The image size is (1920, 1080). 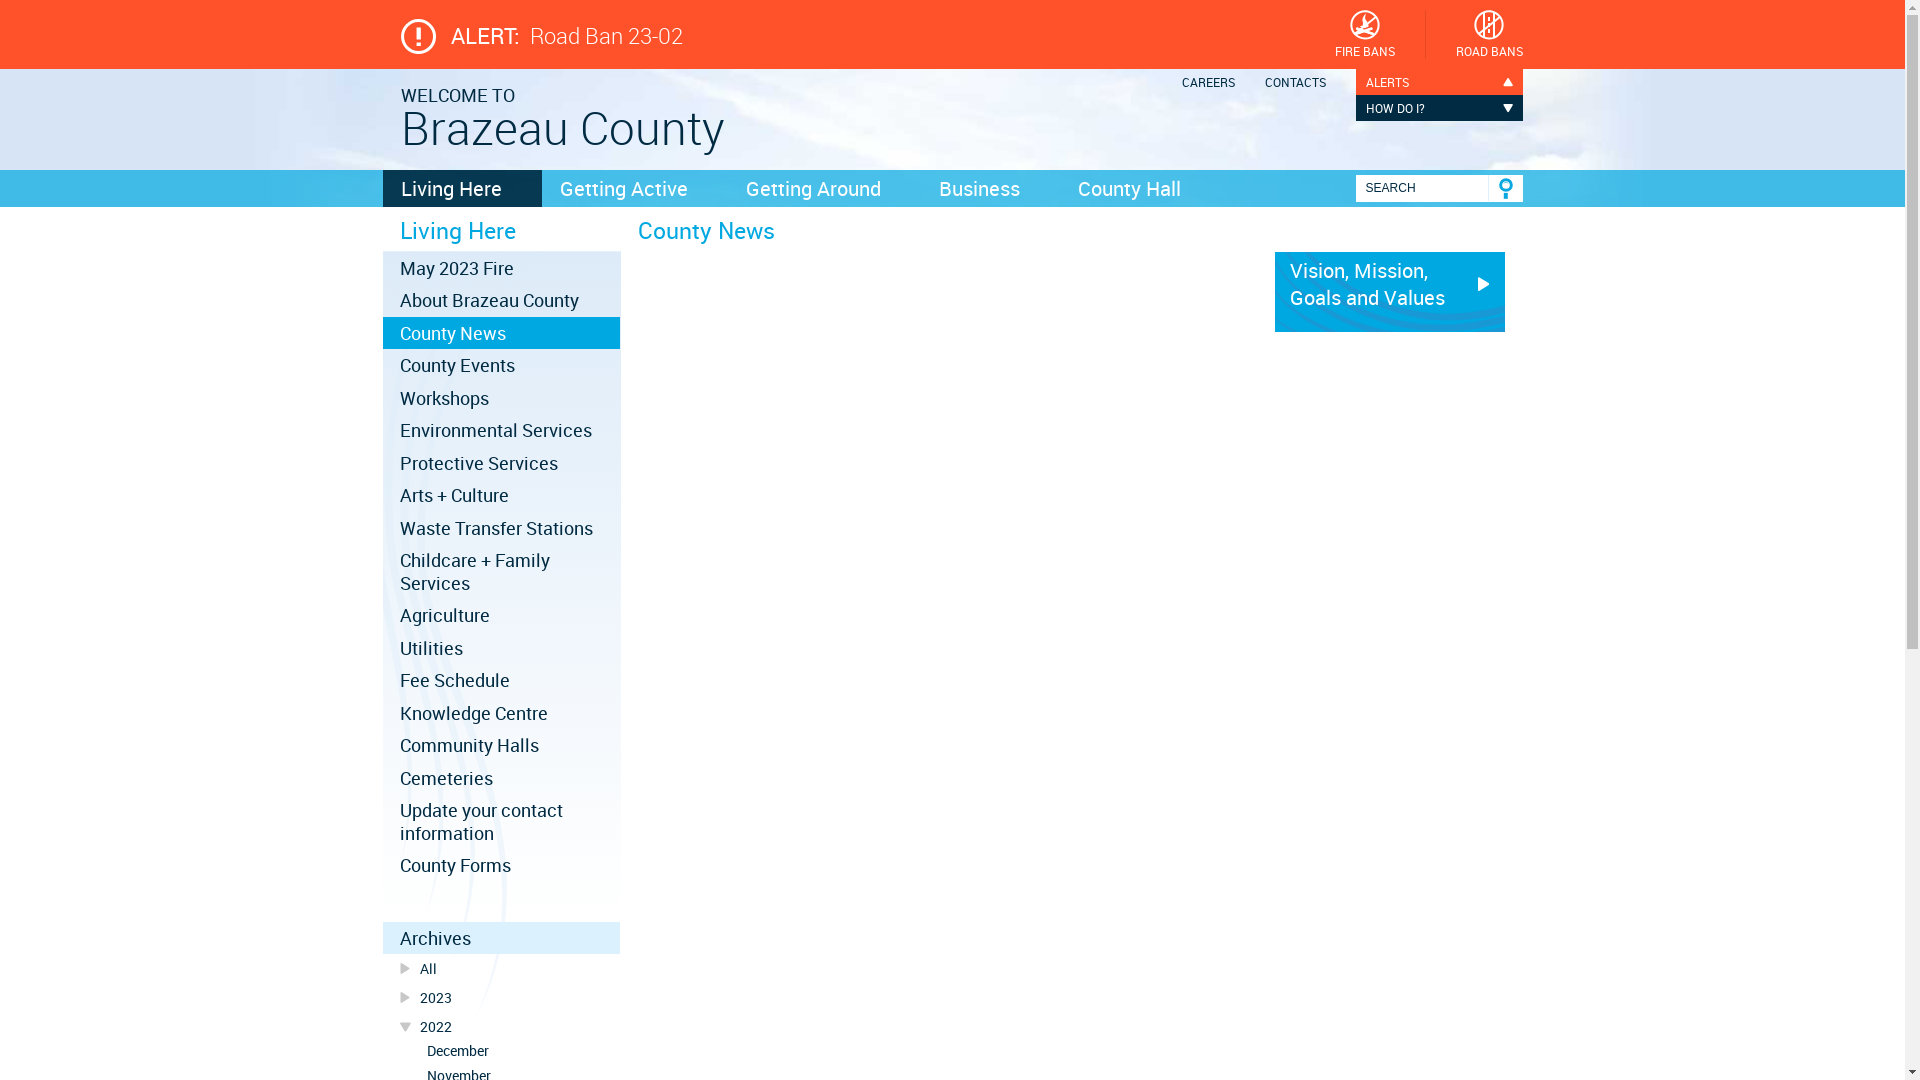 I want to click on 'County Forms', so click(x=500, y=863).